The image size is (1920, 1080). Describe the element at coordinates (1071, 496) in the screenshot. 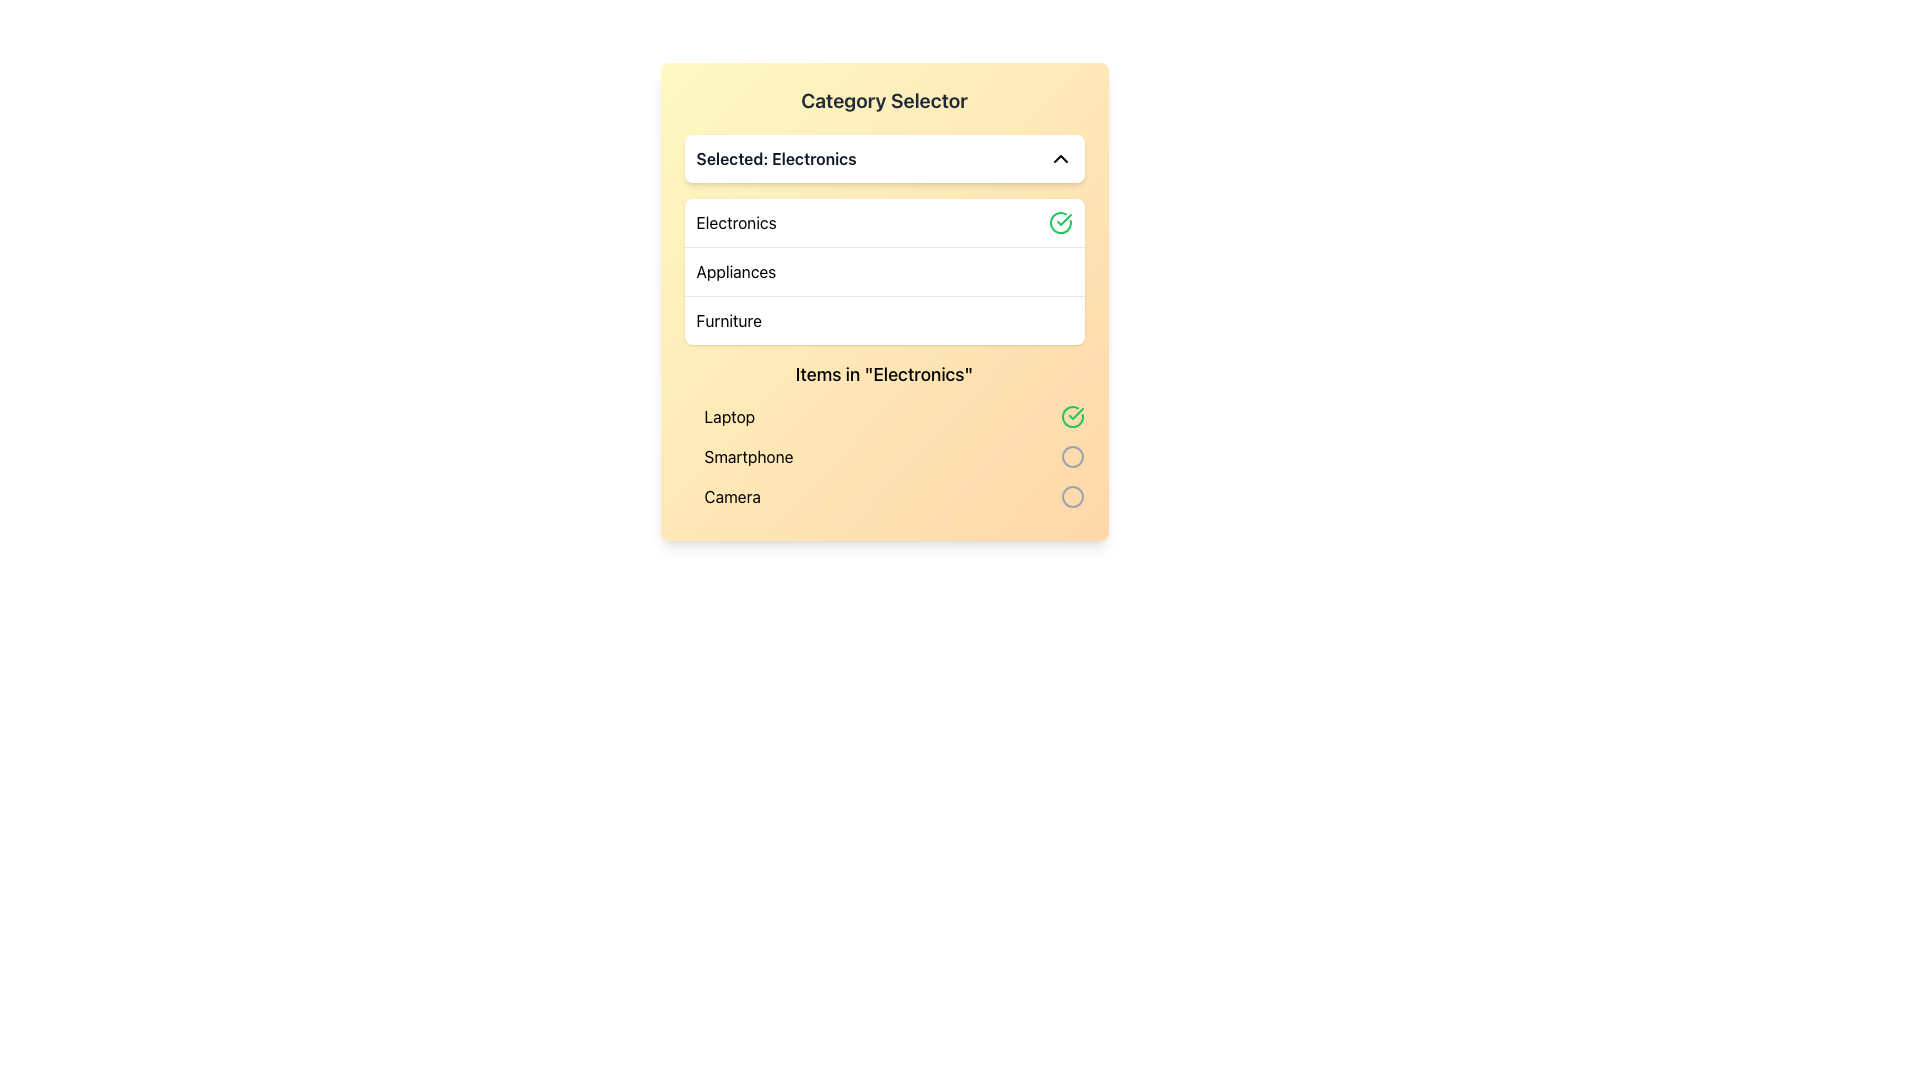

I see `the third circular status indicator icon for the 'Camera' option, which is currently not selected` at that location.